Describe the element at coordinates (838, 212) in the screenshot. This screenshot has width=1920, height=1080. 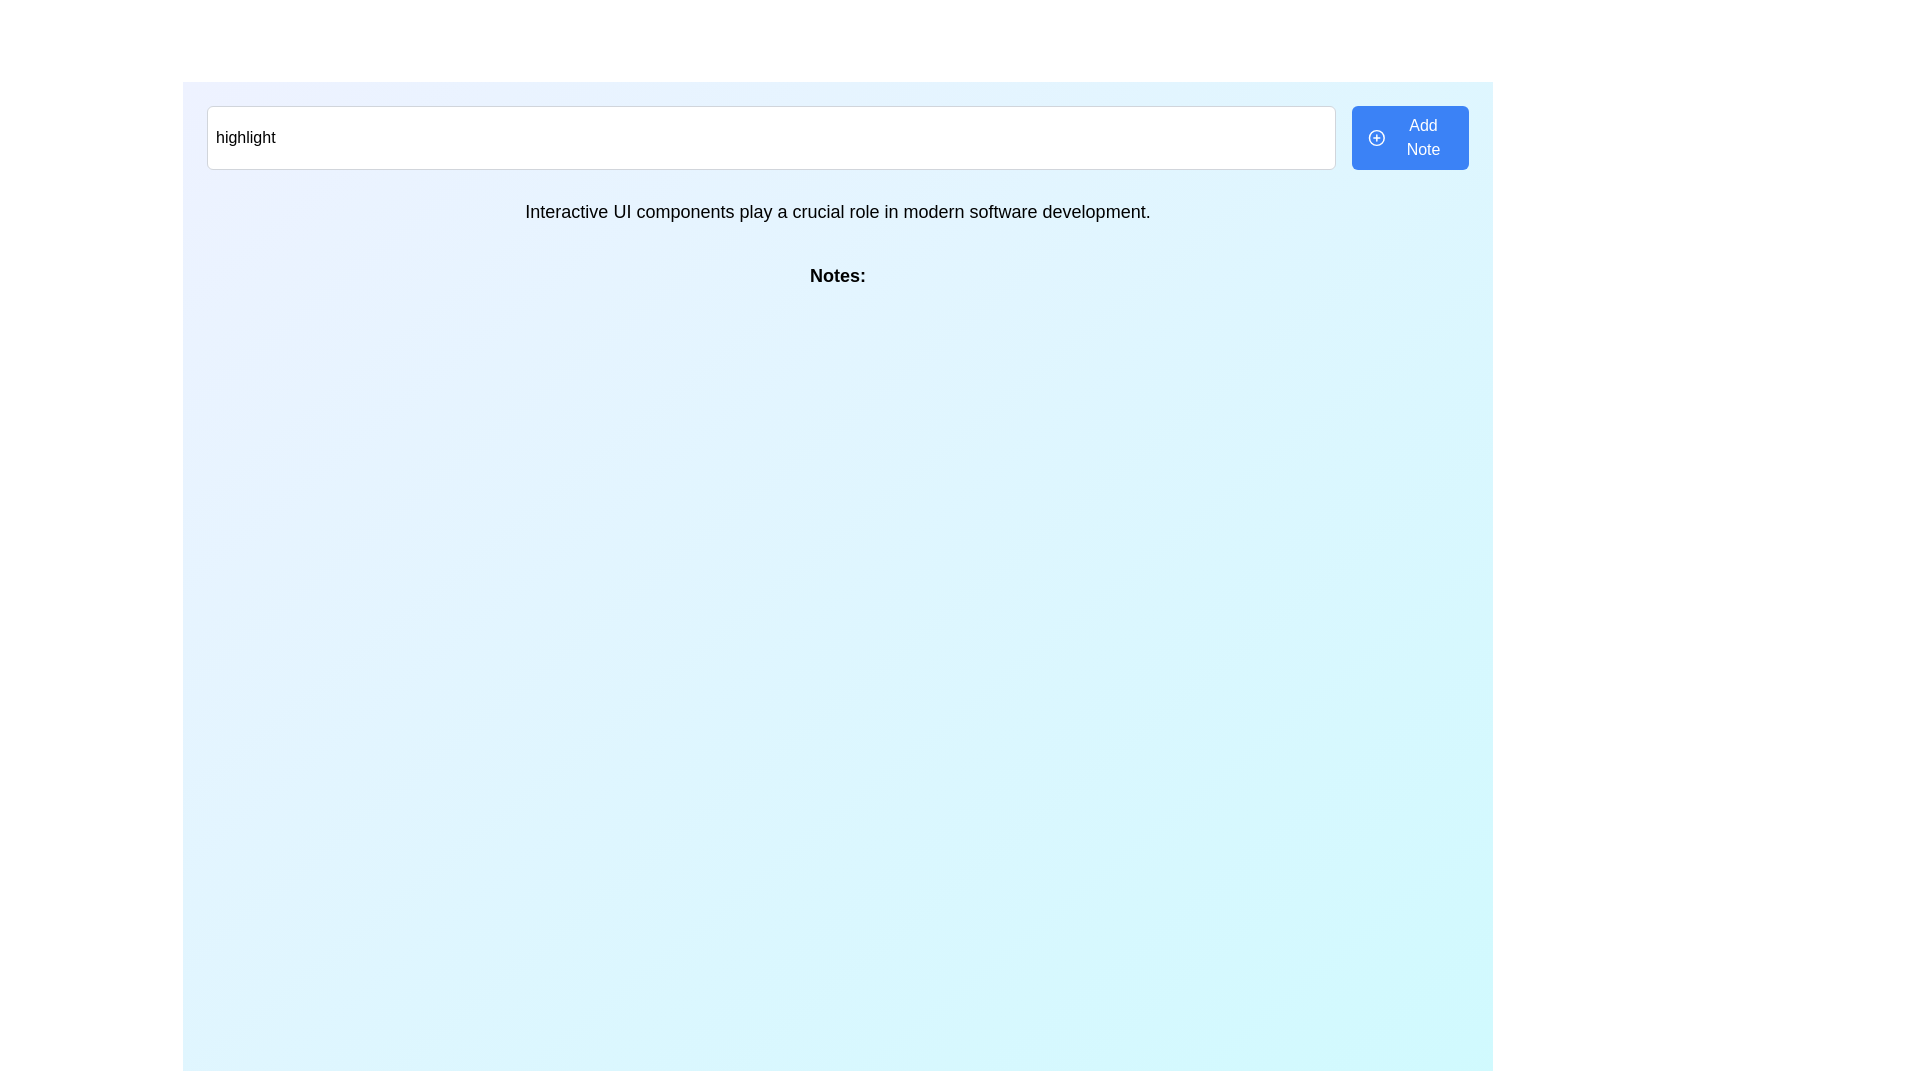
I see `informational text displayed in the text block located centrally above the 'Notes' section and below the search bar` at that location.